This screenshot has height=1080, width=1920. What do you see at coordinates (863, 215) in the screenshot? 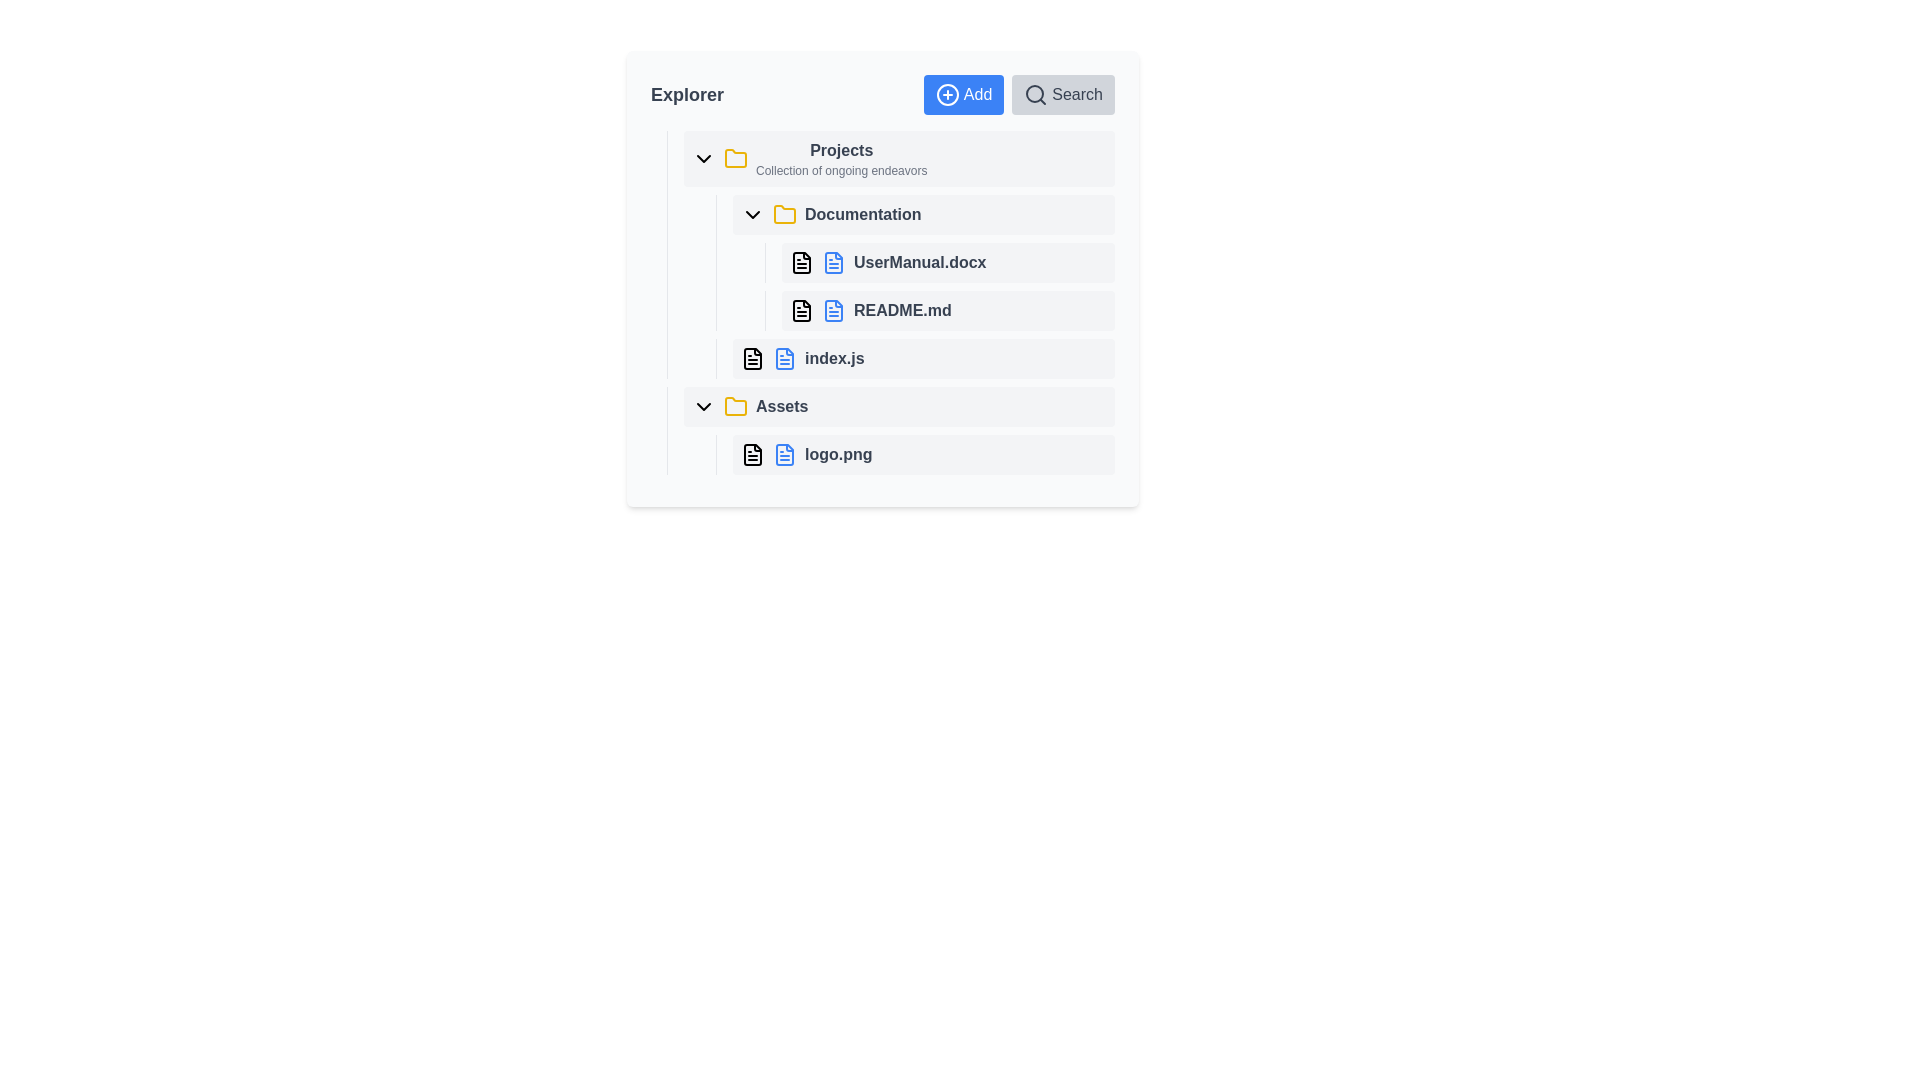
I see `the 'Documentation' text label in the 'Projects' group` at bounding box center [863, 215].